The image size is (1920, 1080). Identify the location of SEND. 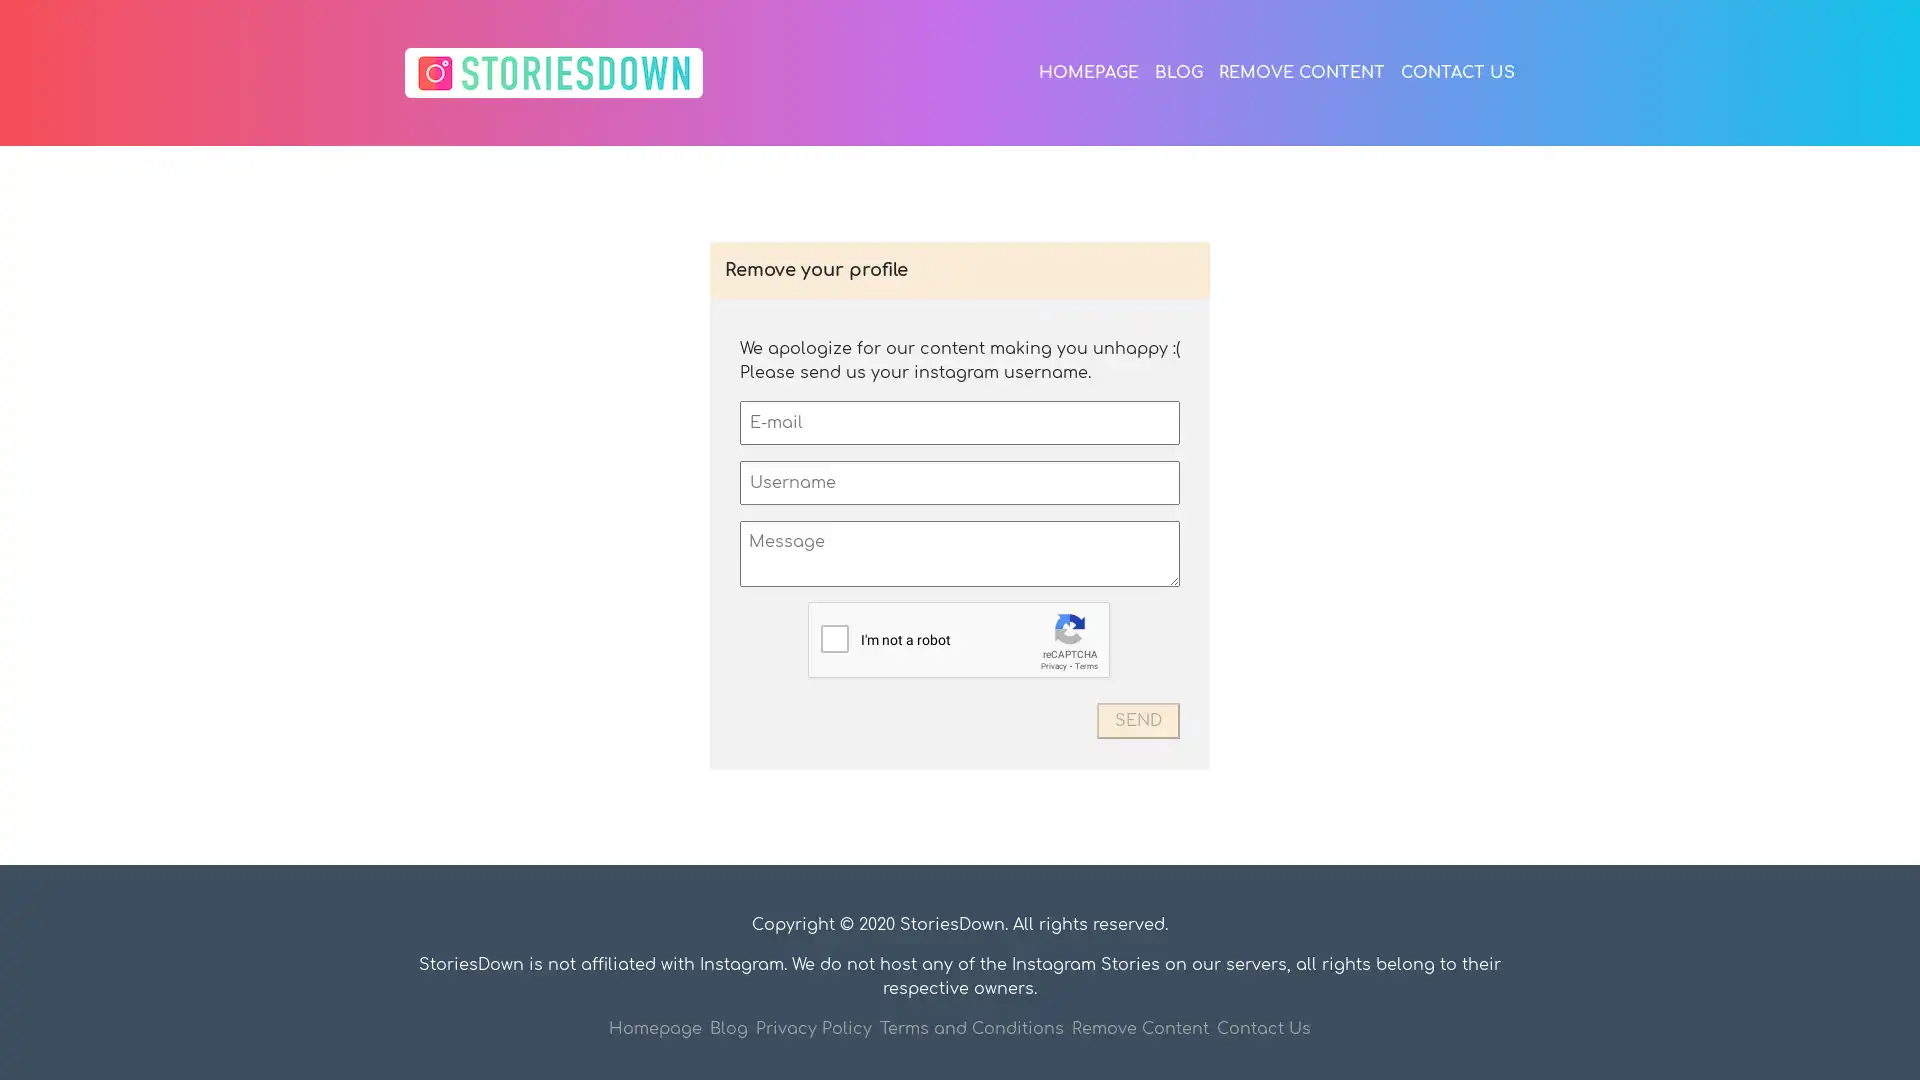
(1138, 721).